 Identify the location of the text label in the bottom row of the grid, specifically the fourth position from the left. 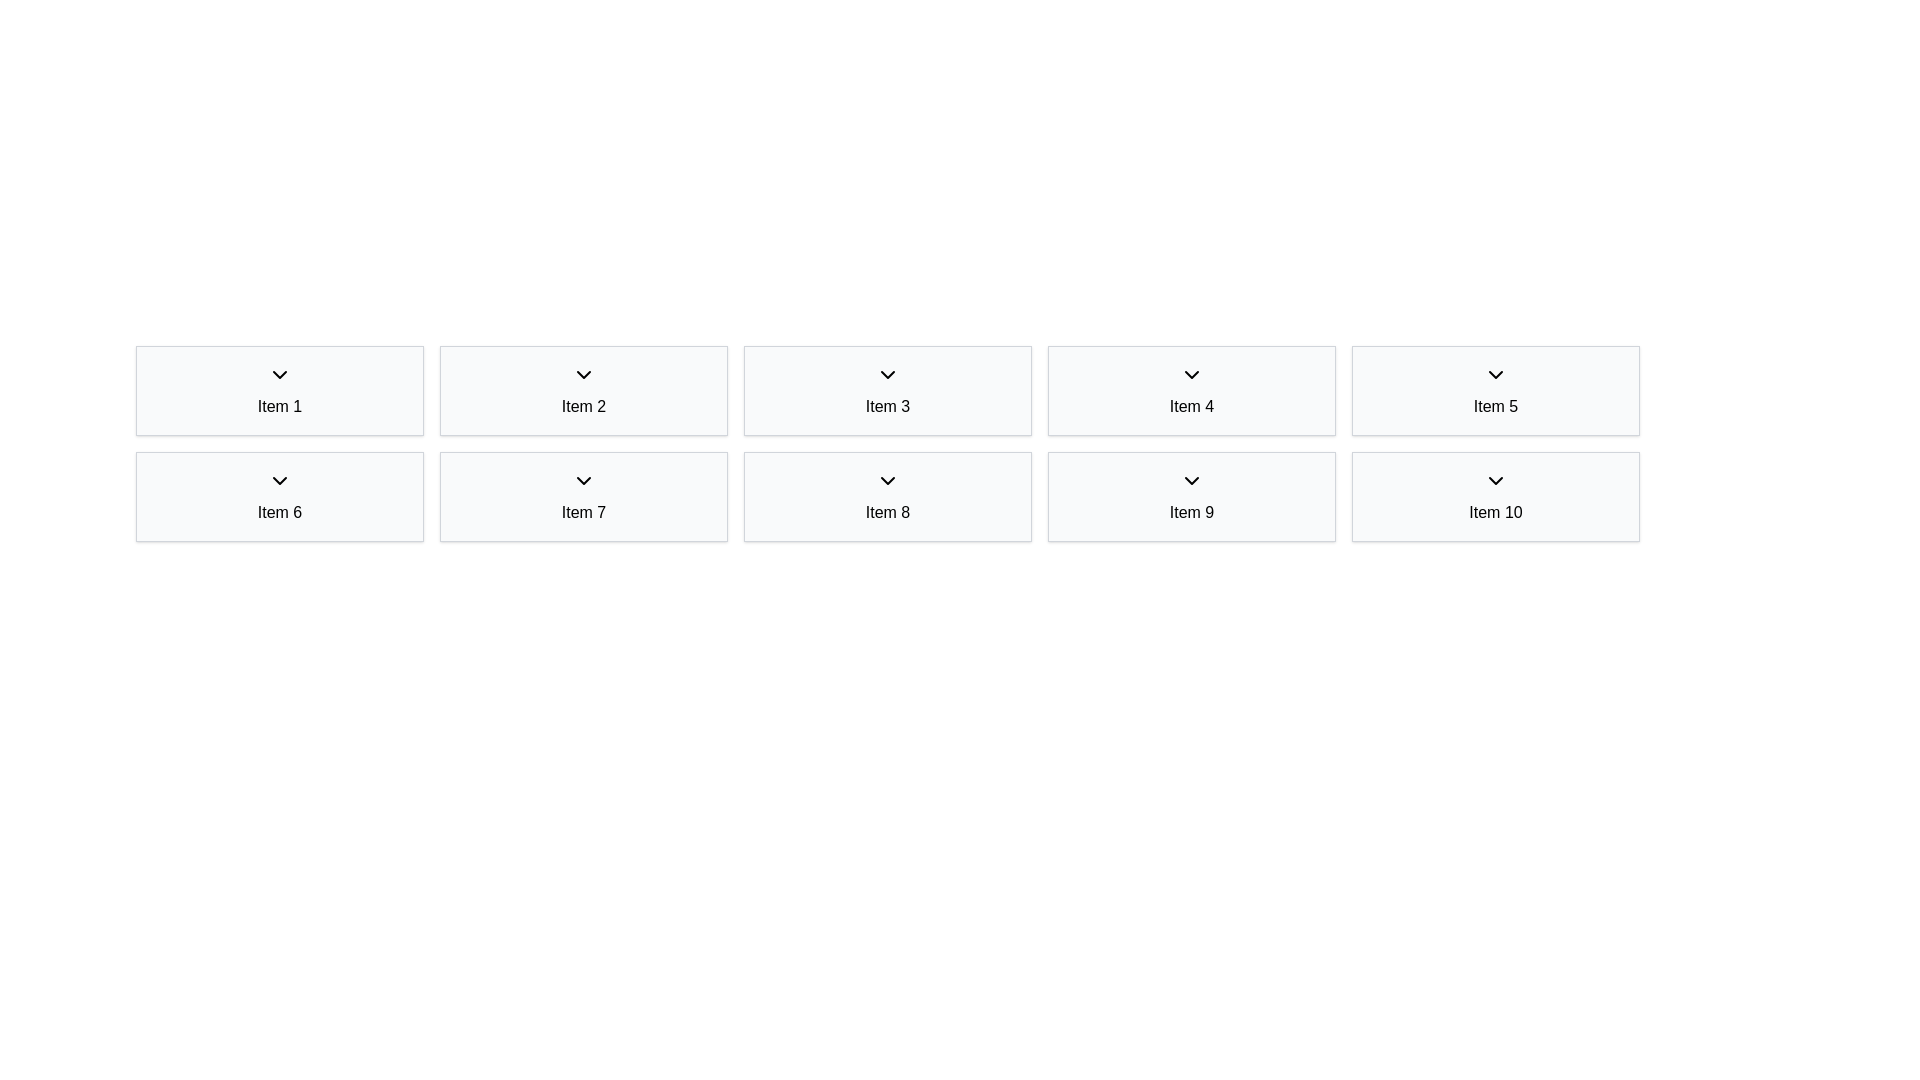
(1191, 512).